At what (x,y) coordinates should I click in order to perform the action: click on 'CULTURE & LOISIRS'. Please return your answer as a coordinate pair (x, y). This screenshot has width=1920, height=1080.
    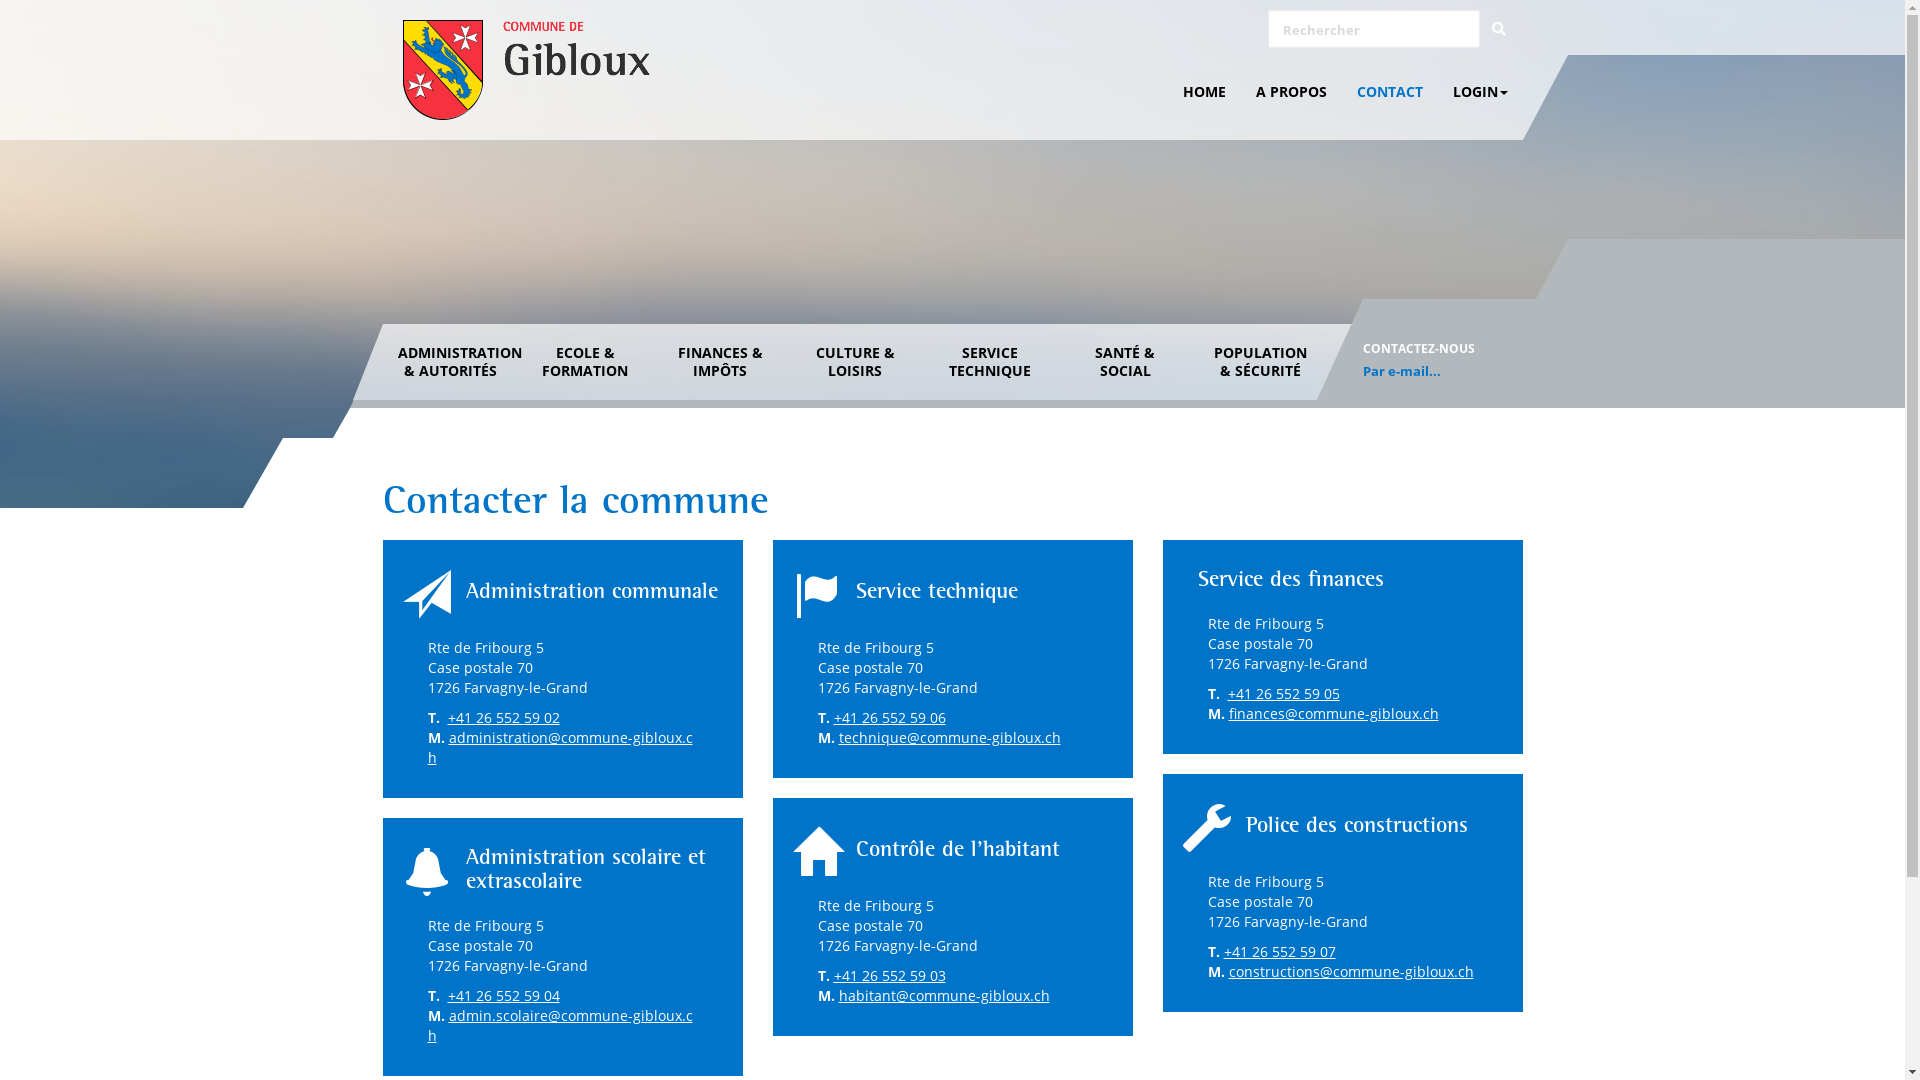
    Looking at the image, I should click on (855, 362).